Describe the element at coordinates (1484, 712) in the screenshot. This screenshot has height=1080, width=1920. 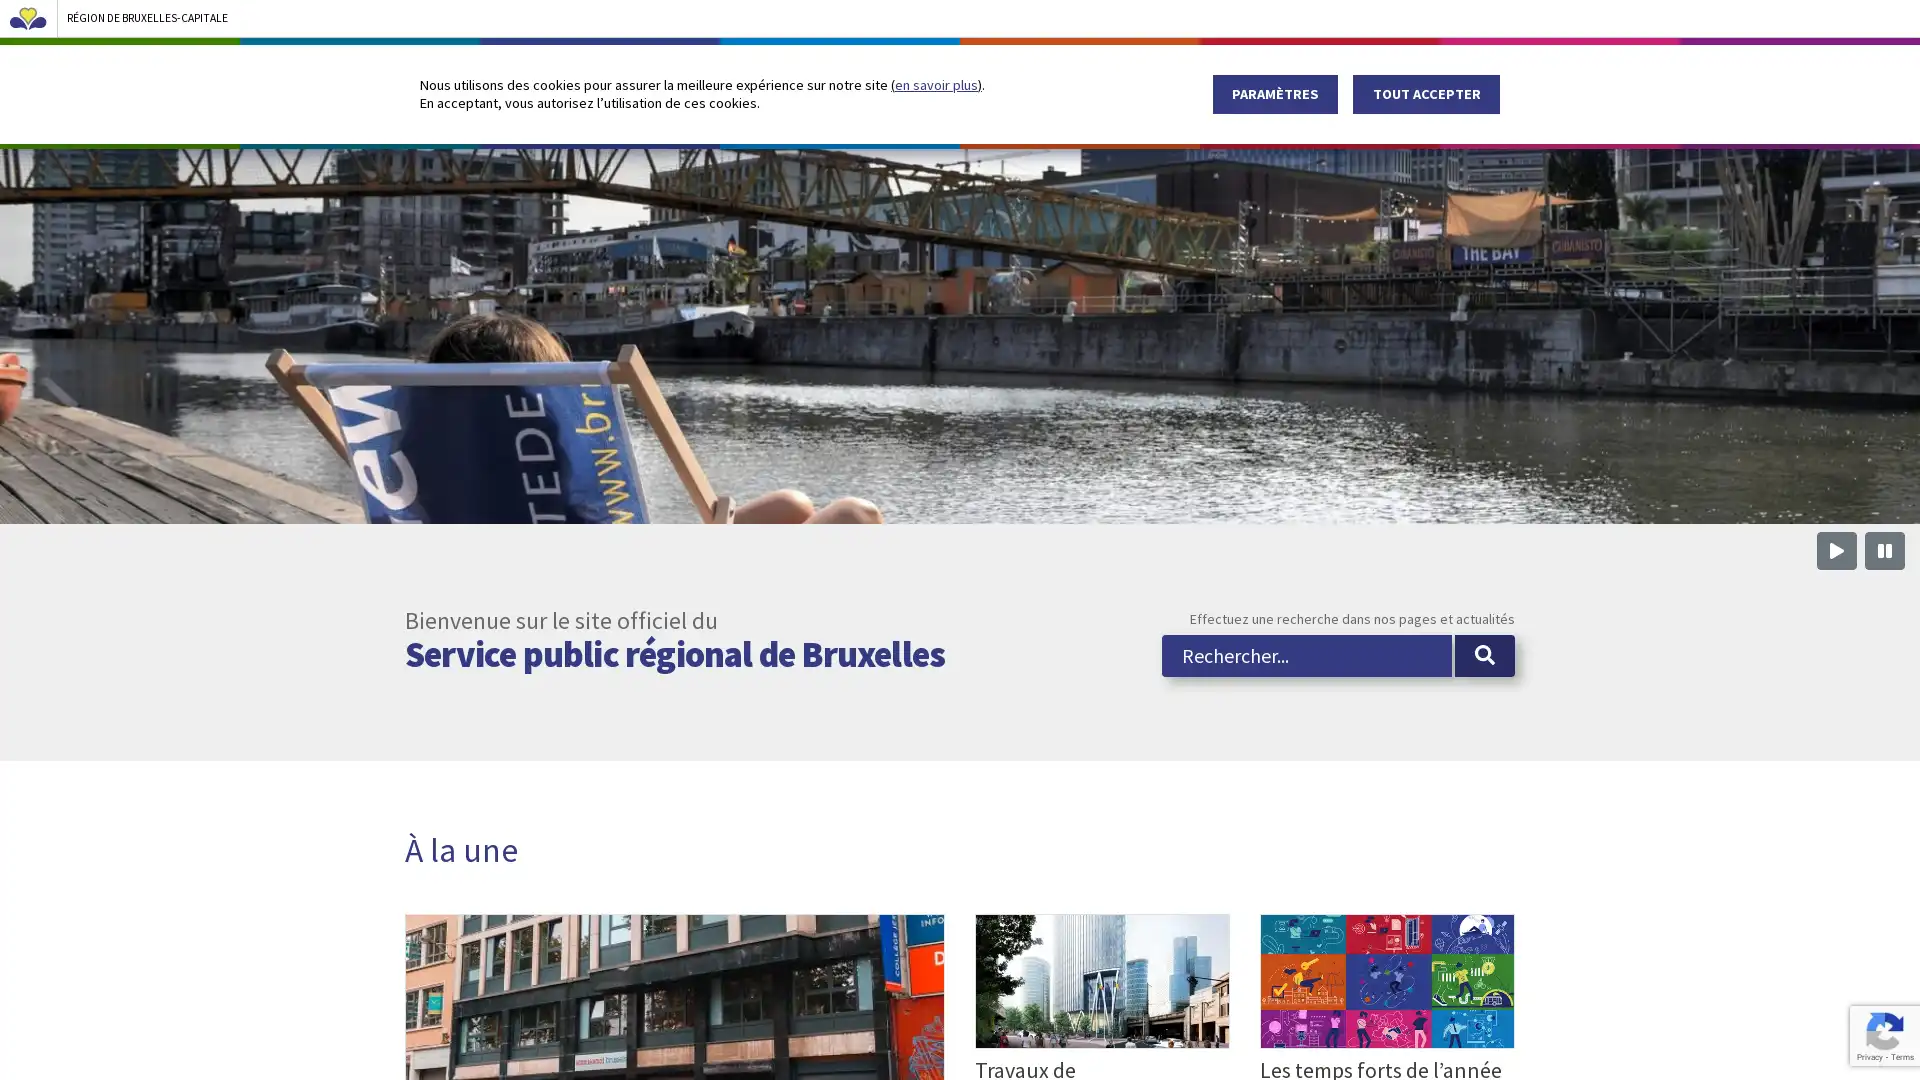
I see `Rechercher` at that location.